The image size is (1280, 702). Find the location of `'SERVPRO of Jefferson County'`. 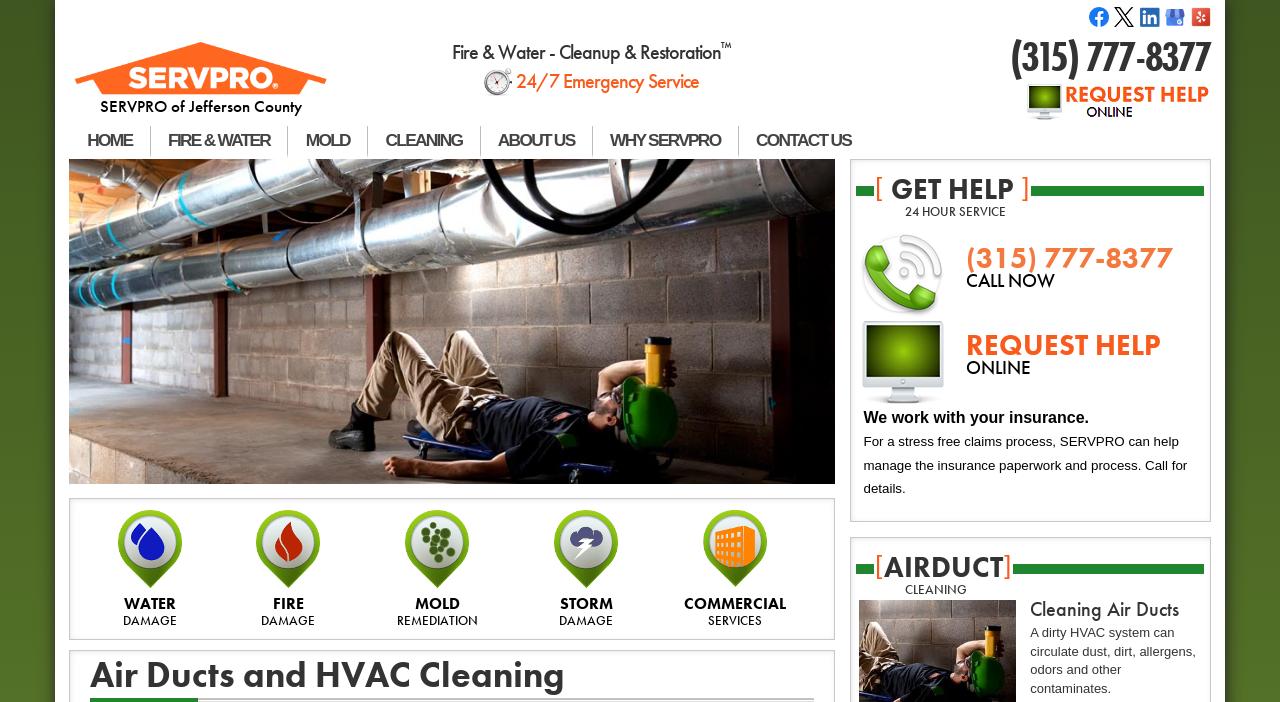

'SERVPRO of Jefferson County' is located at coordinates (97, 105).